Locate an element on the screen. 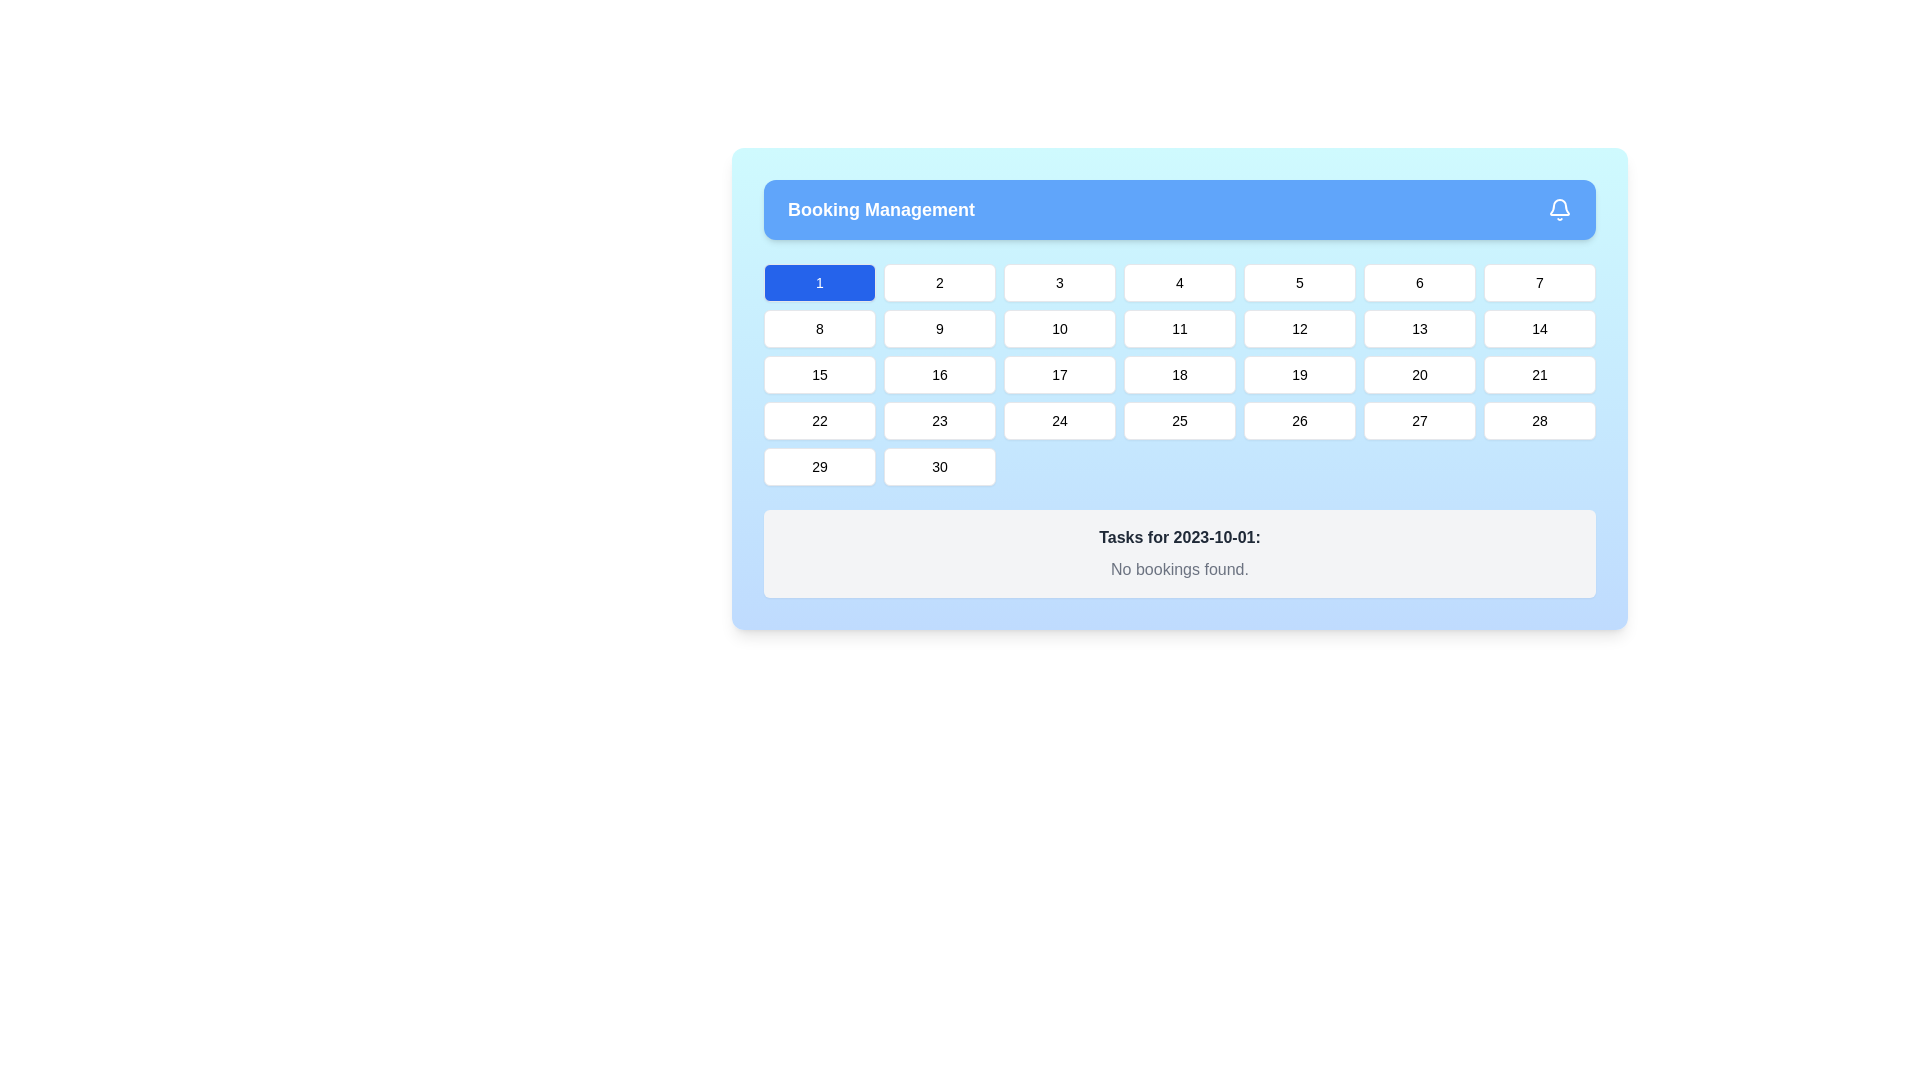 This screenshot has width=1920, height=1080. the text label that reads 'No bookings found.' which is styled in gray font and located beneath the caption 'Tasks for 2023-10-01:' is located at coordinates (1180, 570).